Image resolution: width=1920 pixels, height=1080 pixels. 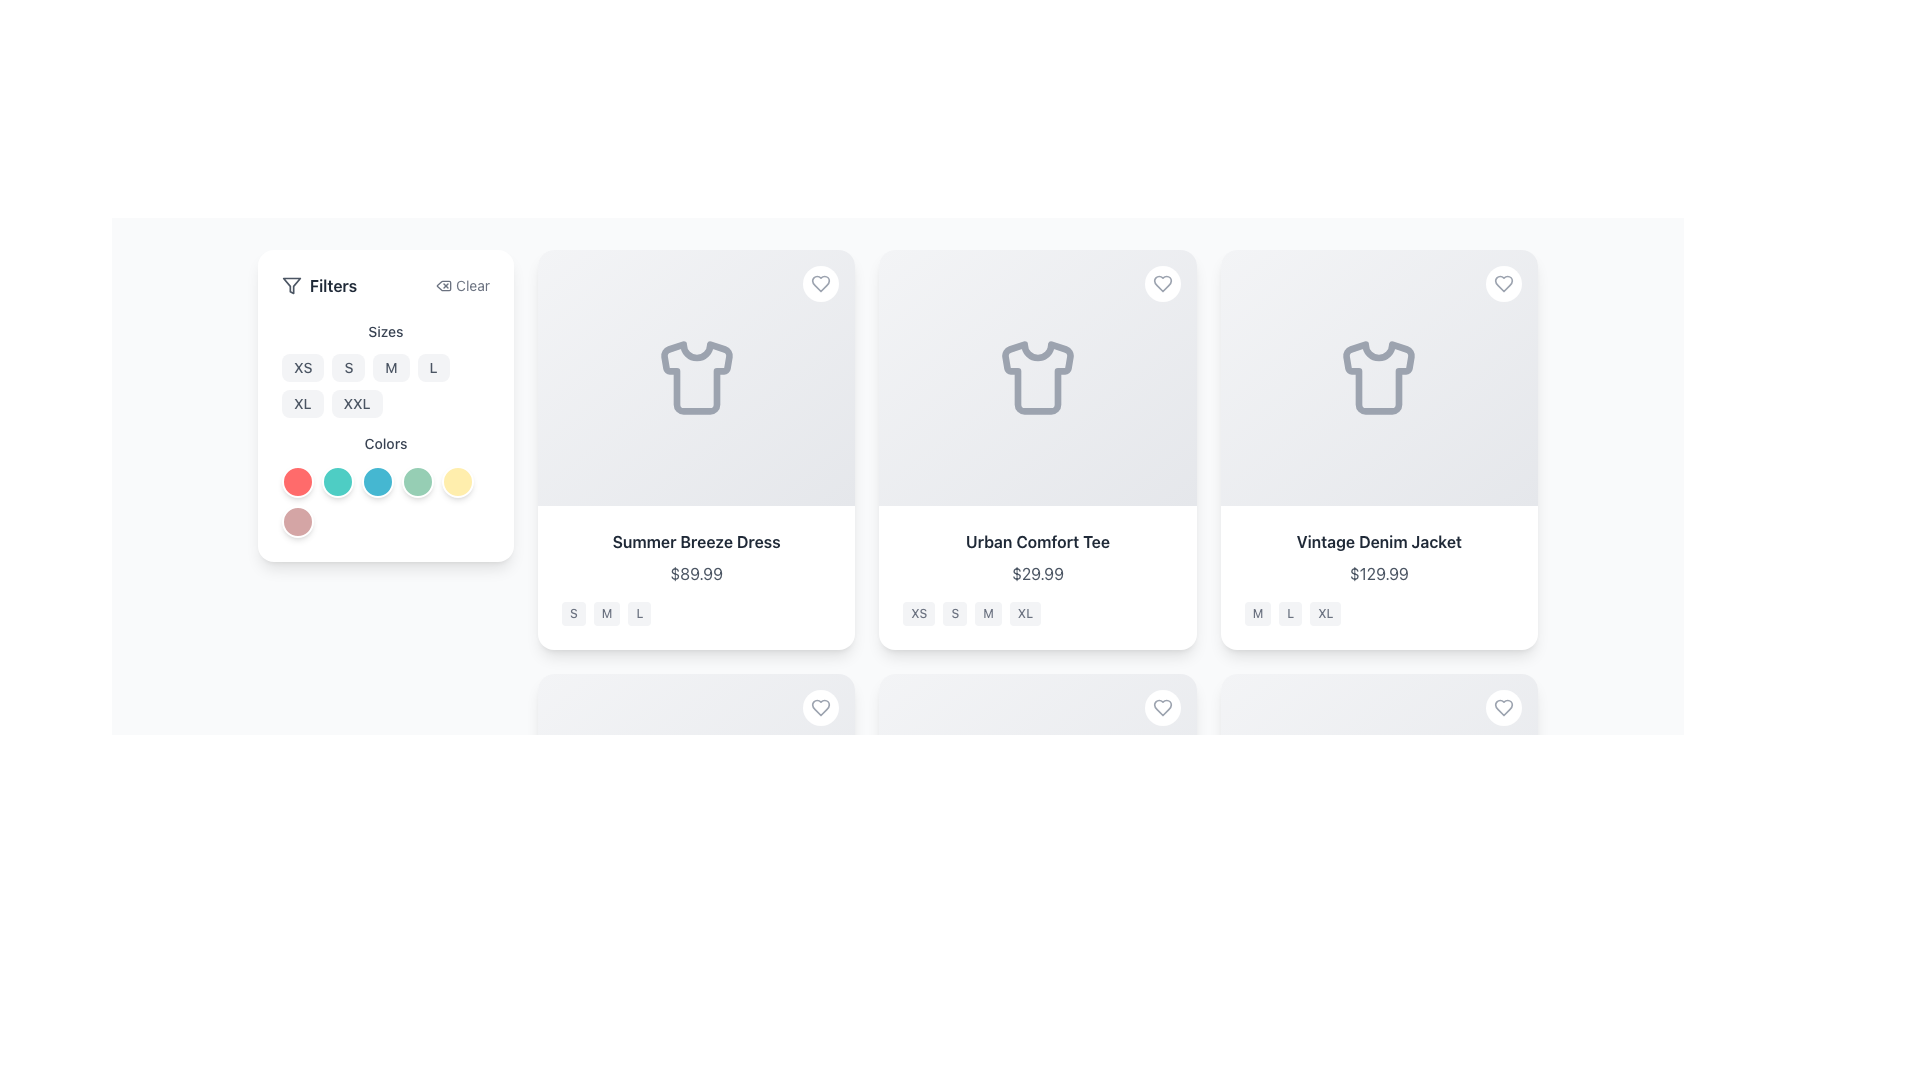 What do you see at coordinates (333, 285) in the screenshot?
I see `the label that denotes the functionality of the filter panel, located in the top-left corner of the filter panel, immediately right of the filter icon` at bounding box center [333, 285].